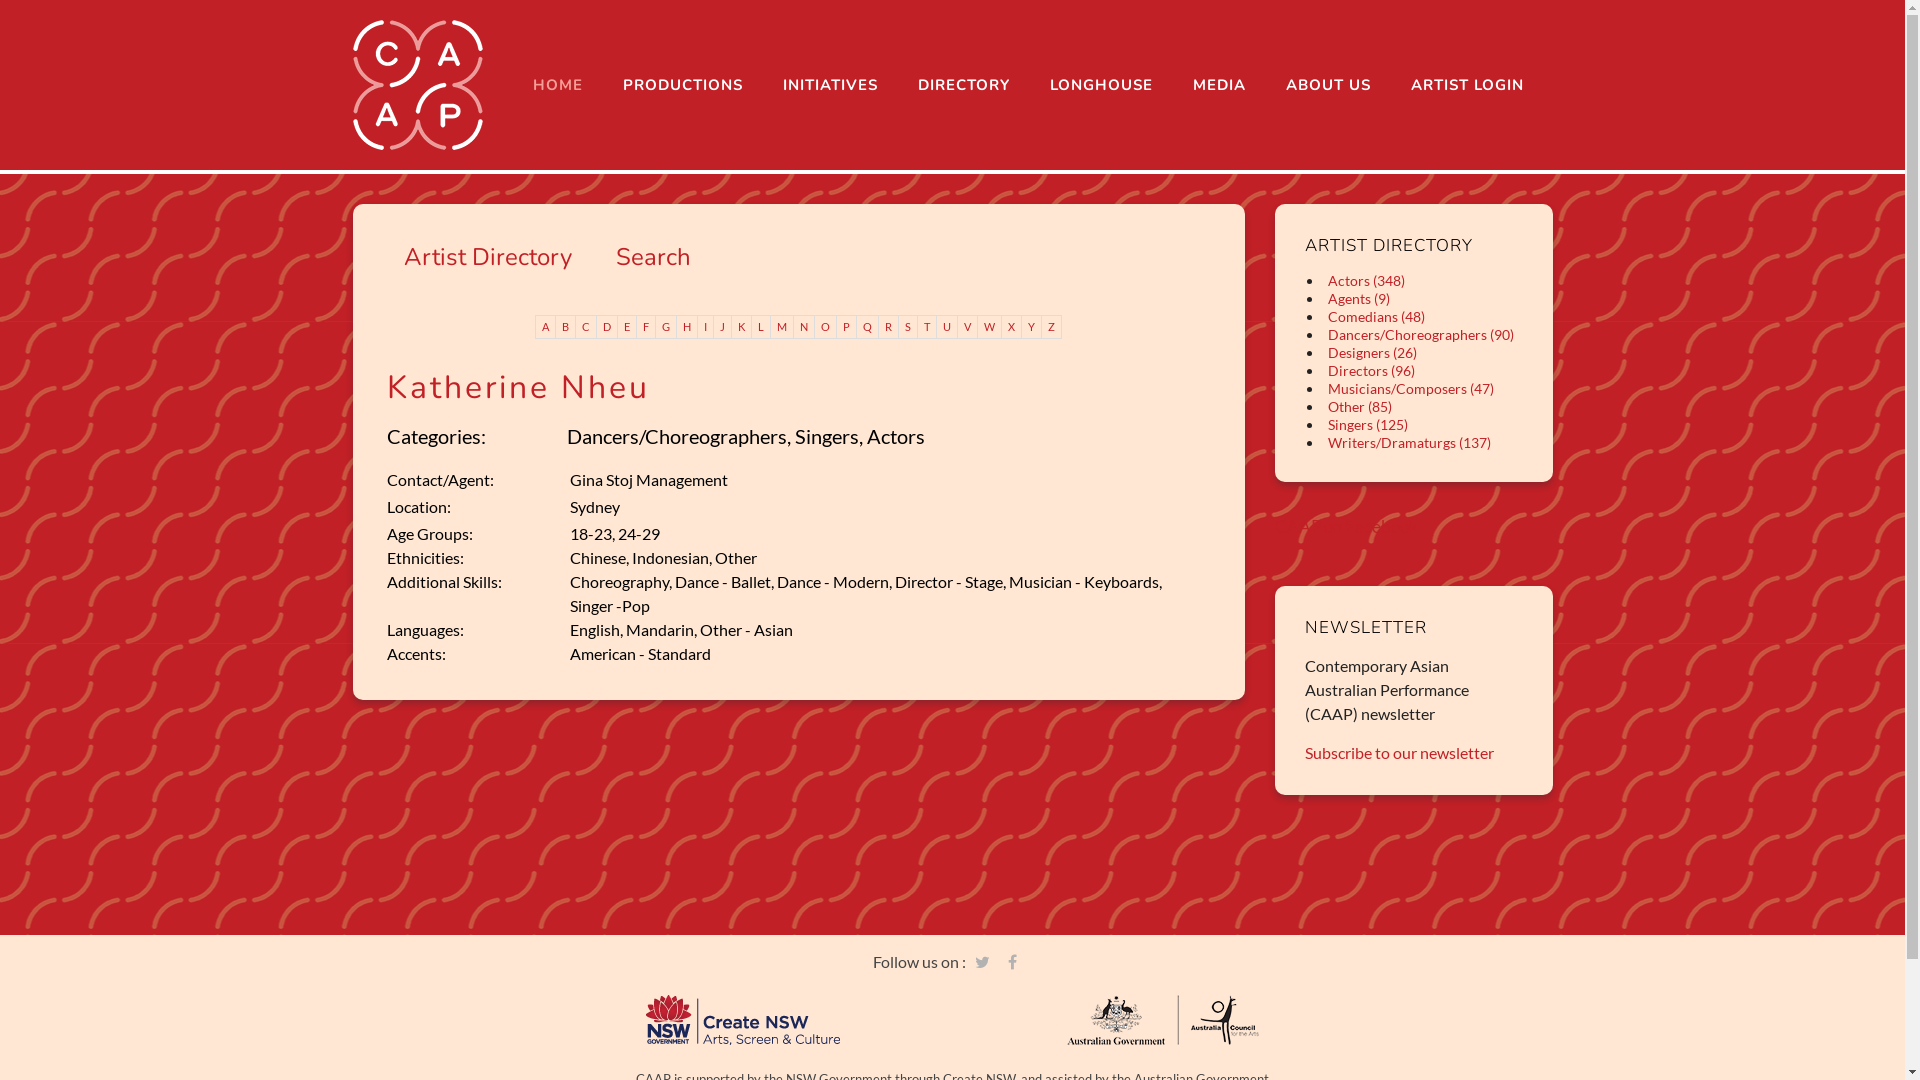 The height and width of the screenshot is (1080, 1920). What do you see at coordinates (846, 326) in the screenshot?
I see `'P'` at bounding box center [846, 326].